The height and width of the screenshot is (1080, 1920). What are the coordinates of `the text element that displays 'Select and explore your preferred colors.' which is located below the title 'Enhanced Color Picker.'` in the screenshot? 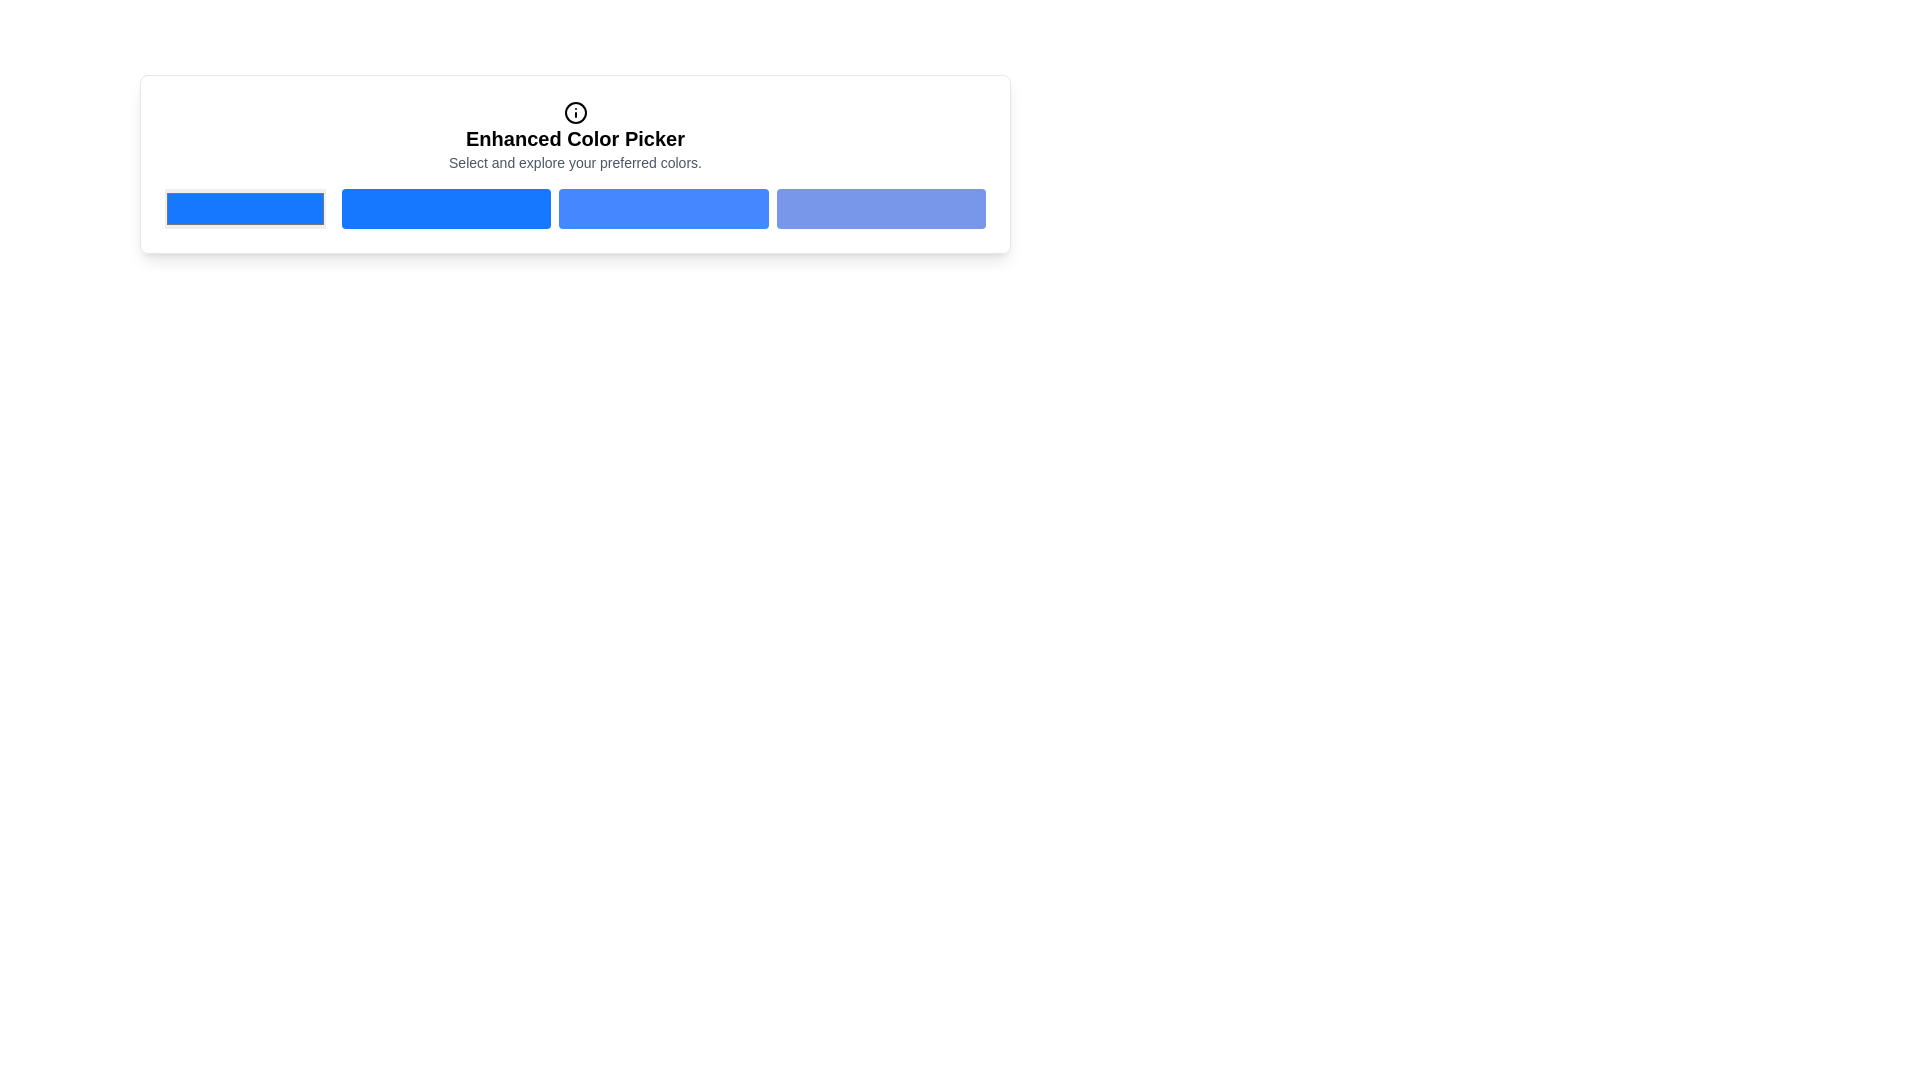 It's located at (574, 161).